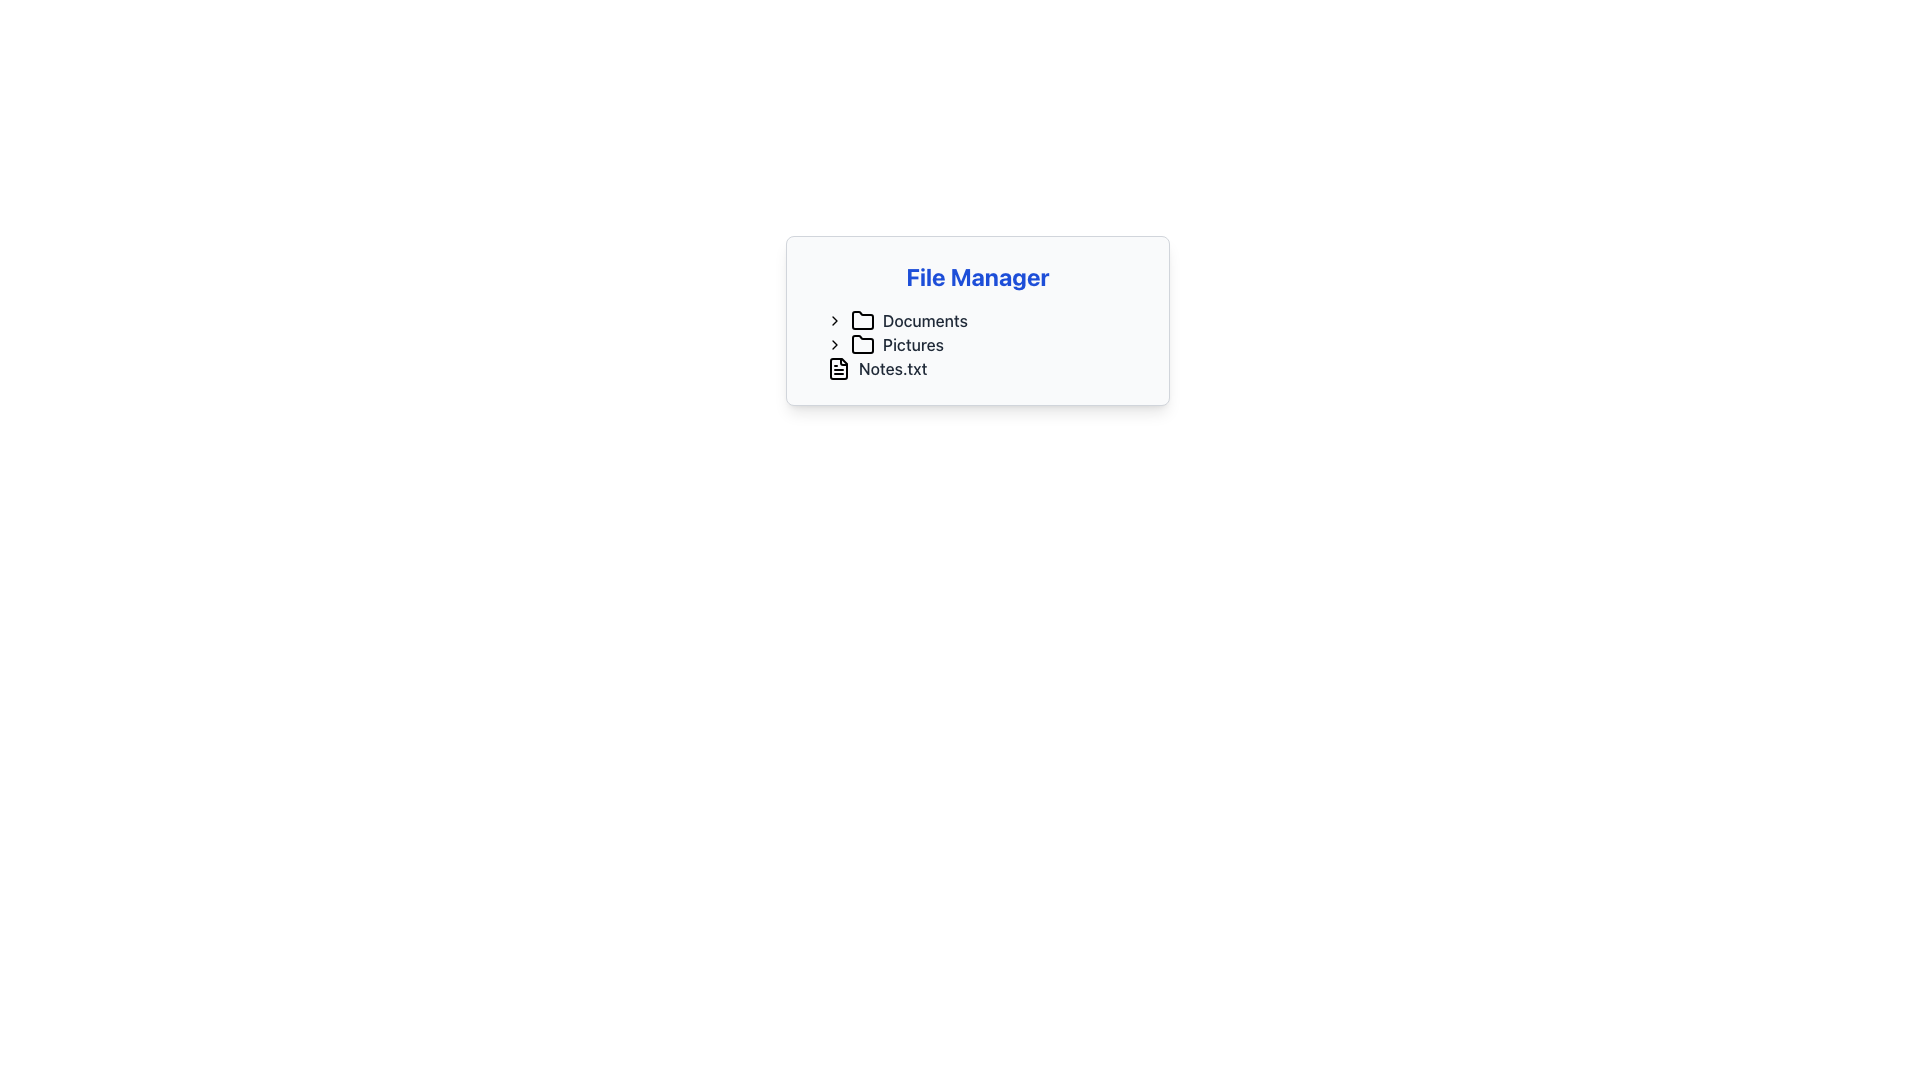 Image resolution: width=1920 pixels, height=1080 pixels. I want to click on the right-pointing chevron icon adjacent to the 'Documents' folder in the 'File Manager', so click(835, 319).